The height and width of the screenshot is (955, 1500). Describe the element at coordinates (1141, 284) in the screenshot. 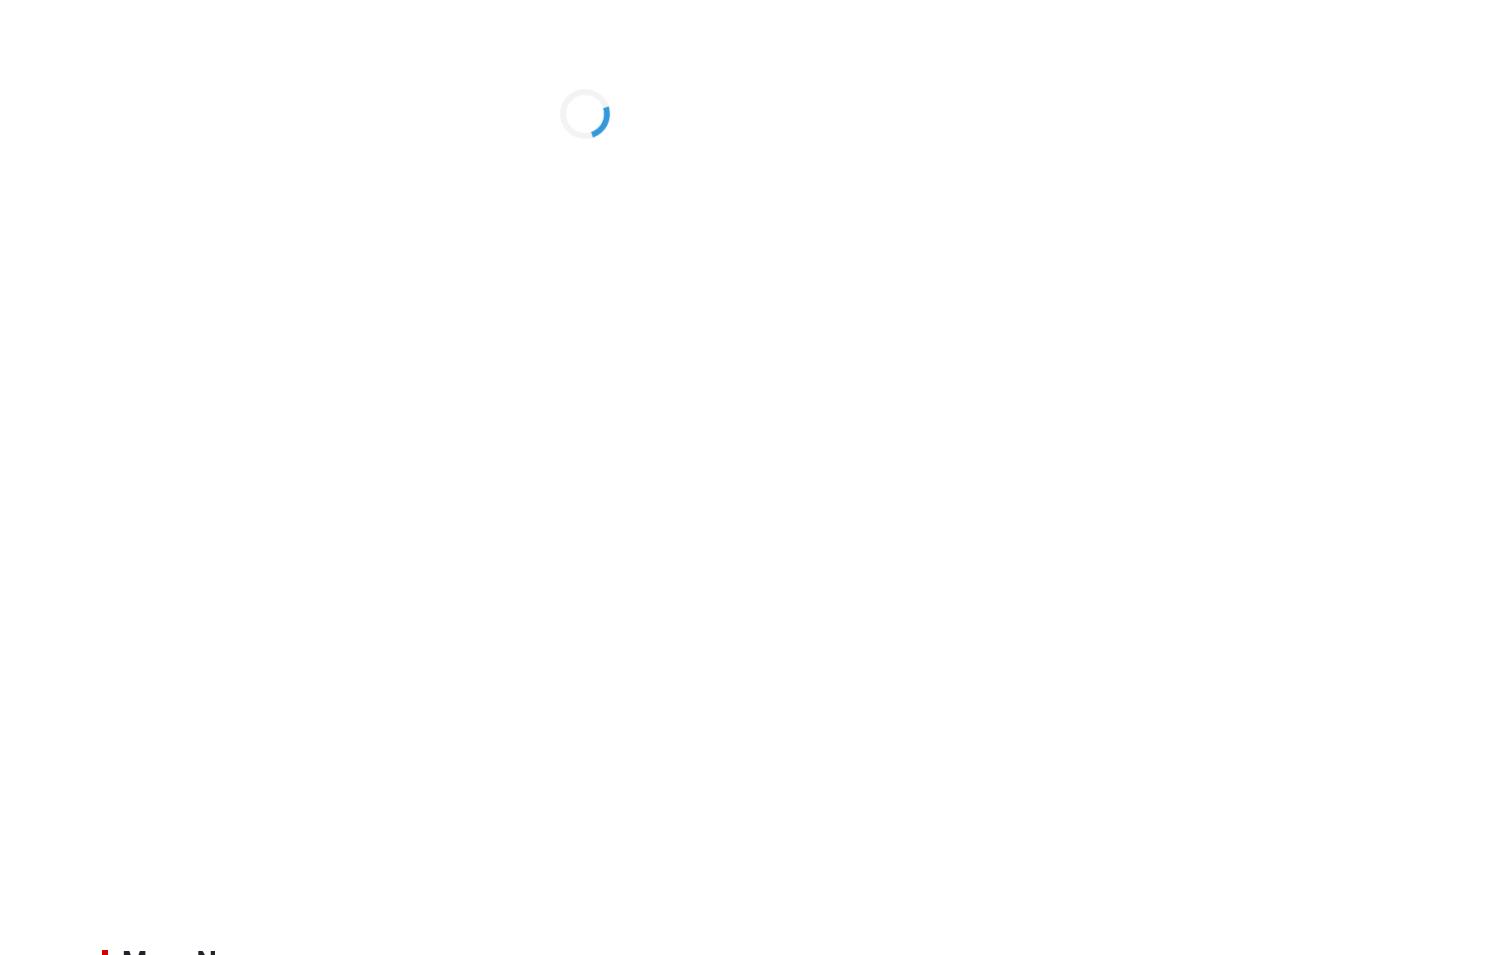

I see `'Bangladesh plot to play ‘compact defense’ against Socceroos'` at that location.